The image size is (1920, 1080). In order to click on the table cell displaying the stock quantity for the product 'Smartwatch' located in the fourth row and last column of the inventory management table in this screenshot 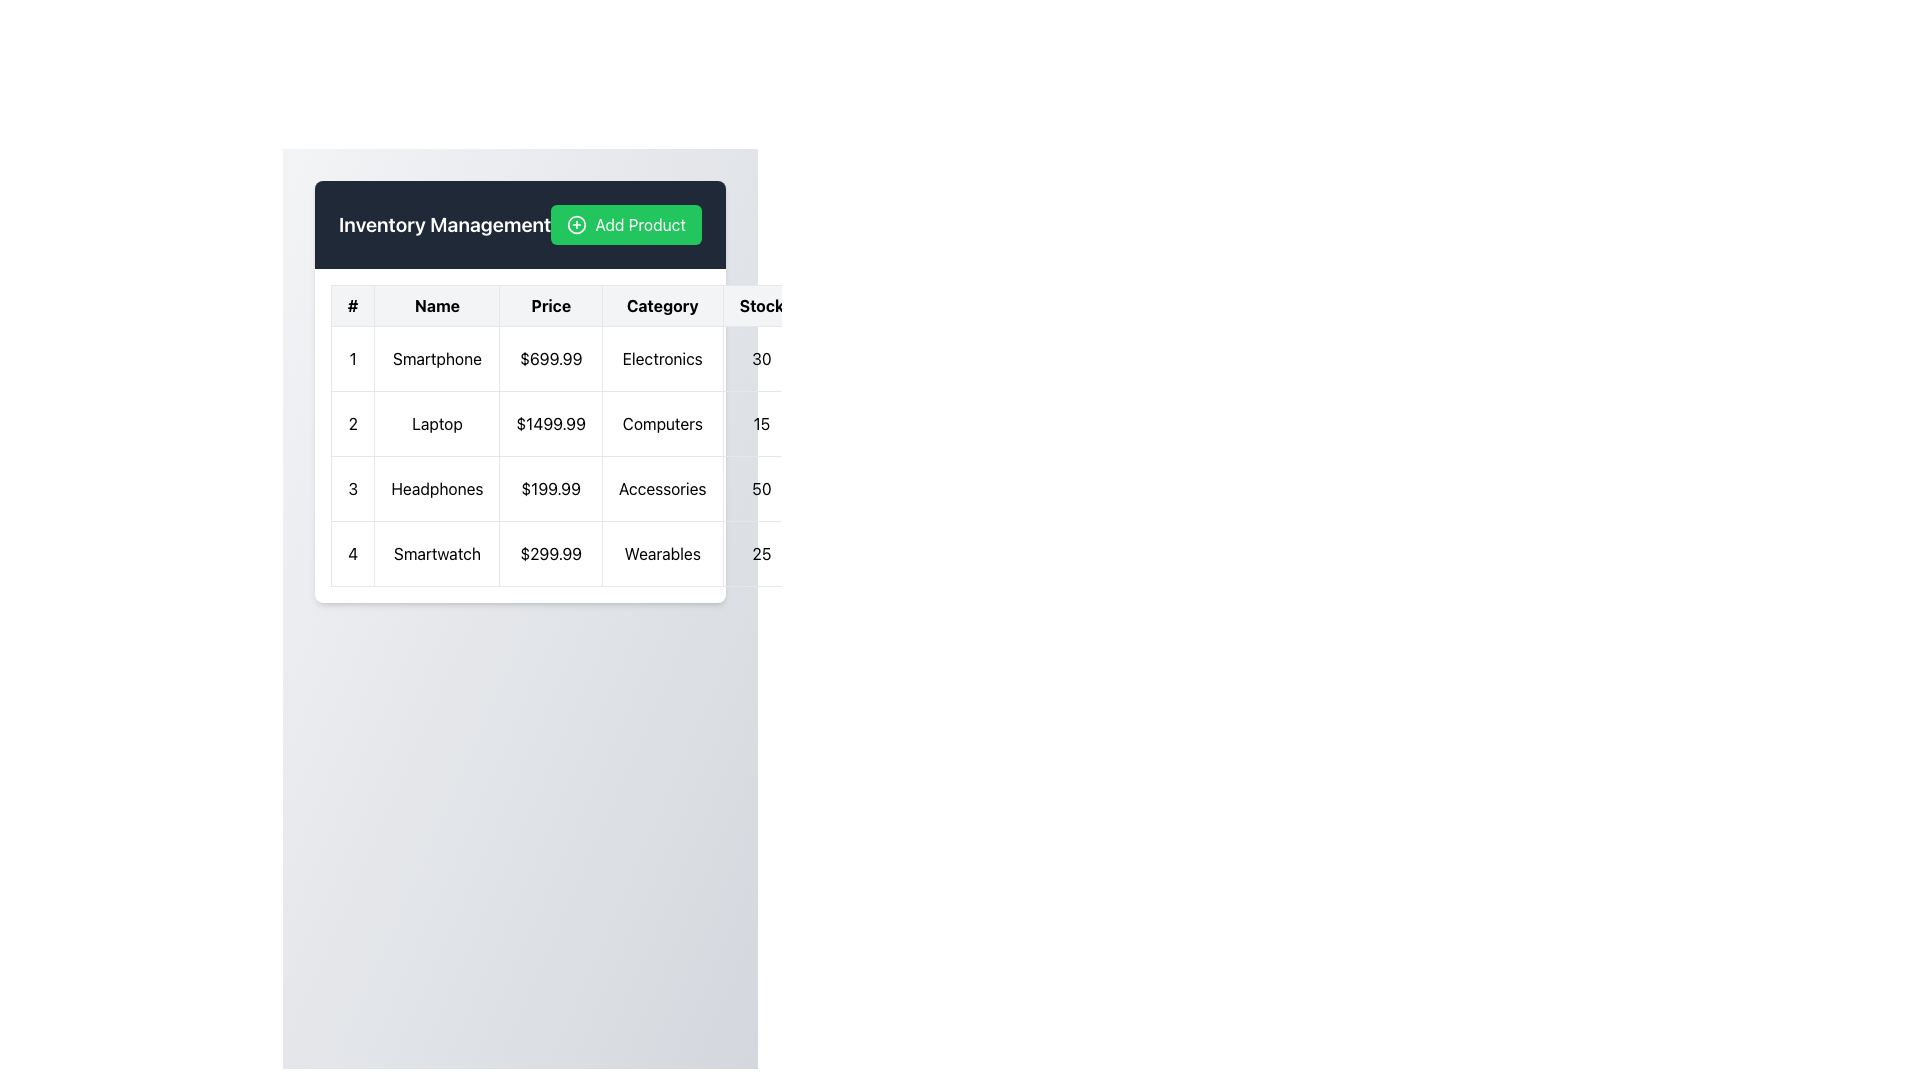, I will do `click(760, 554)`.